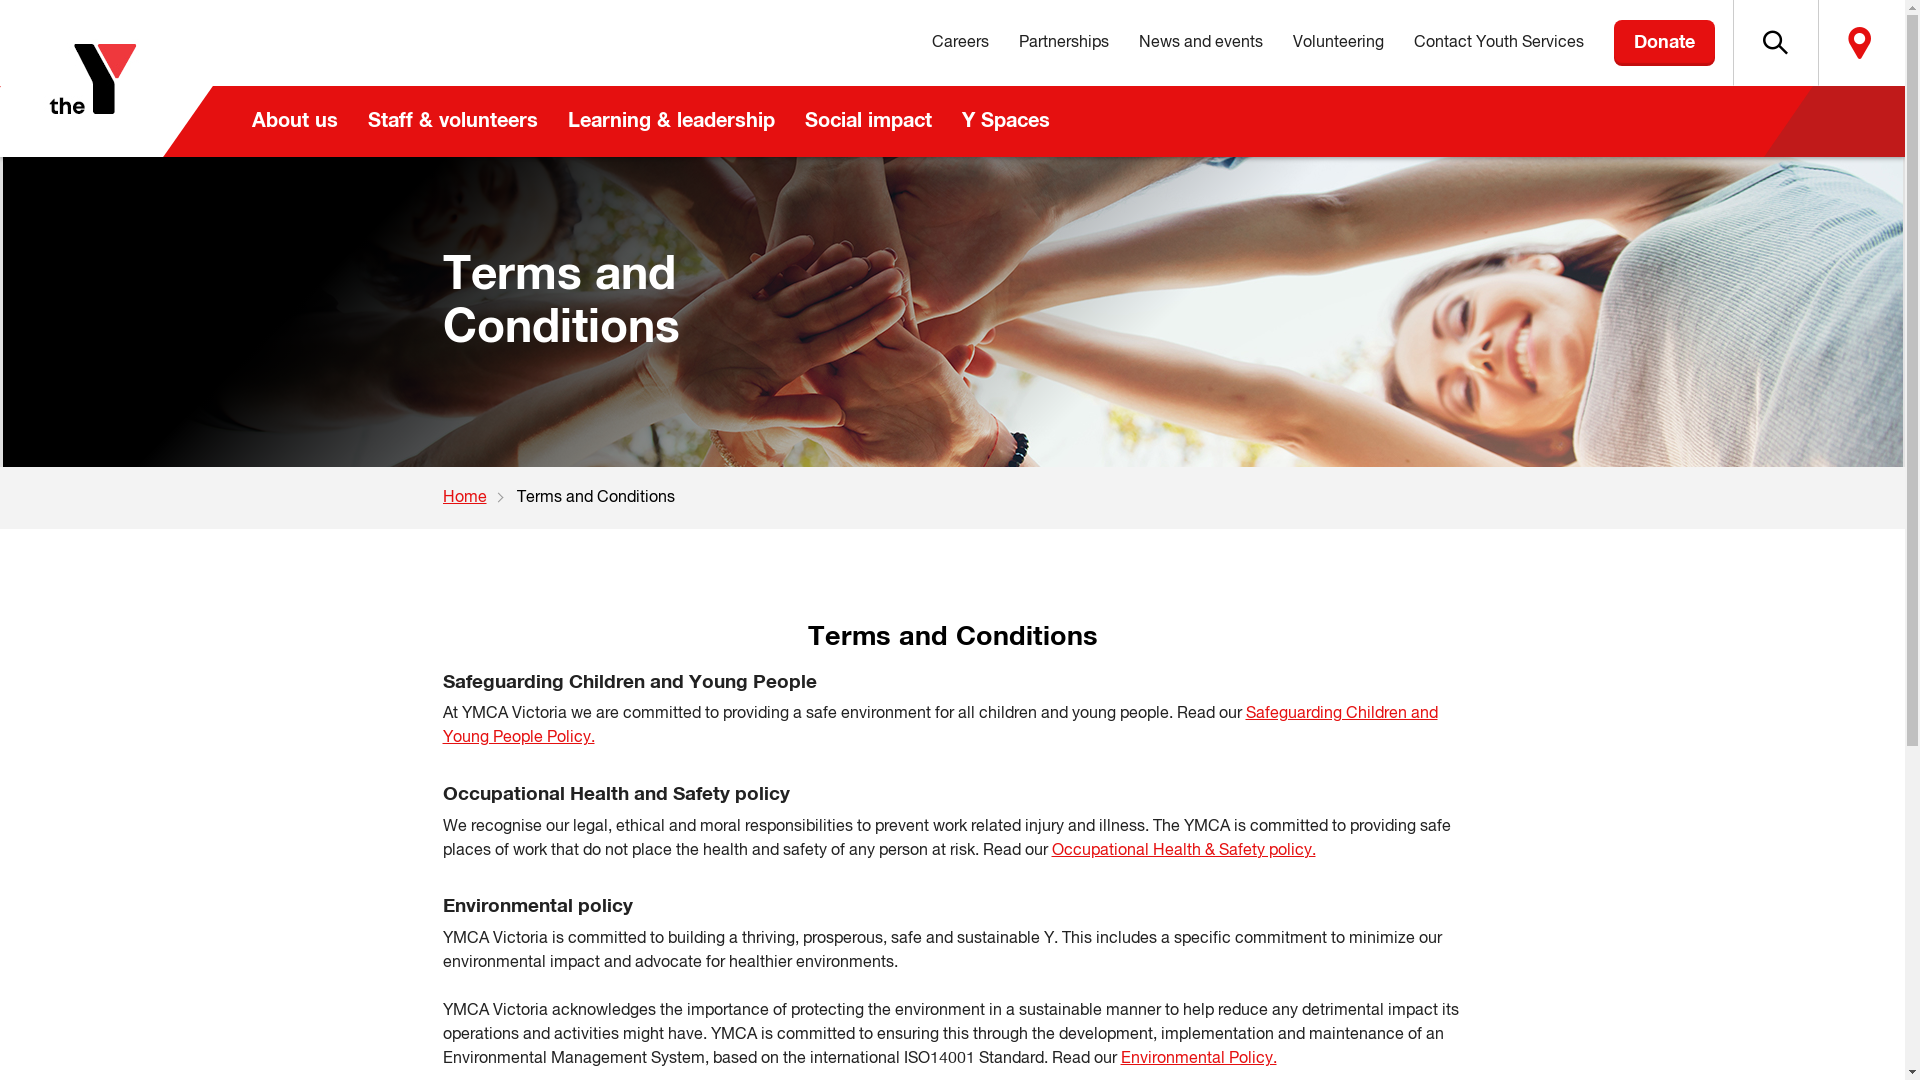 The height and width of the screenshot is (1080, 1920). What do you see at coordinates (1050, 851) in the screenshot?
I see `'Occupational Health & Safety policy.'` at bounding box center [1050, 851].